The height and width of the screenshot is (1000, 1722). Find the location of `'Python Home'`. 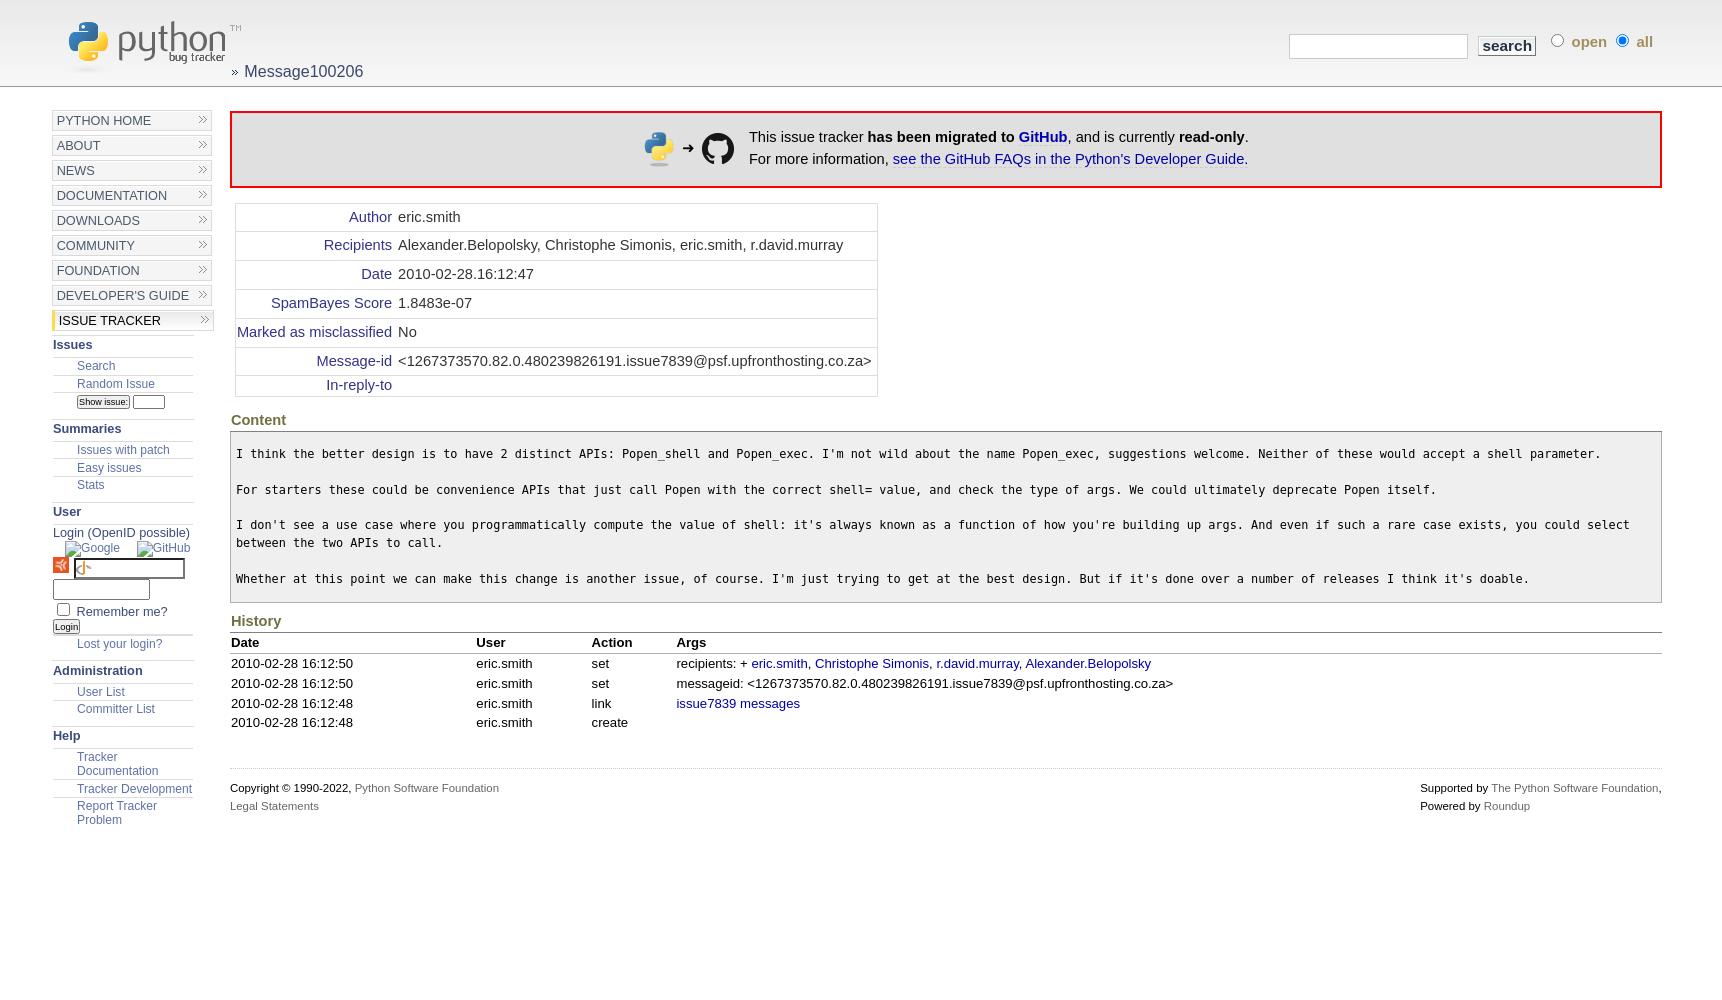

'Python Home' is located at coordinates (102, 119).